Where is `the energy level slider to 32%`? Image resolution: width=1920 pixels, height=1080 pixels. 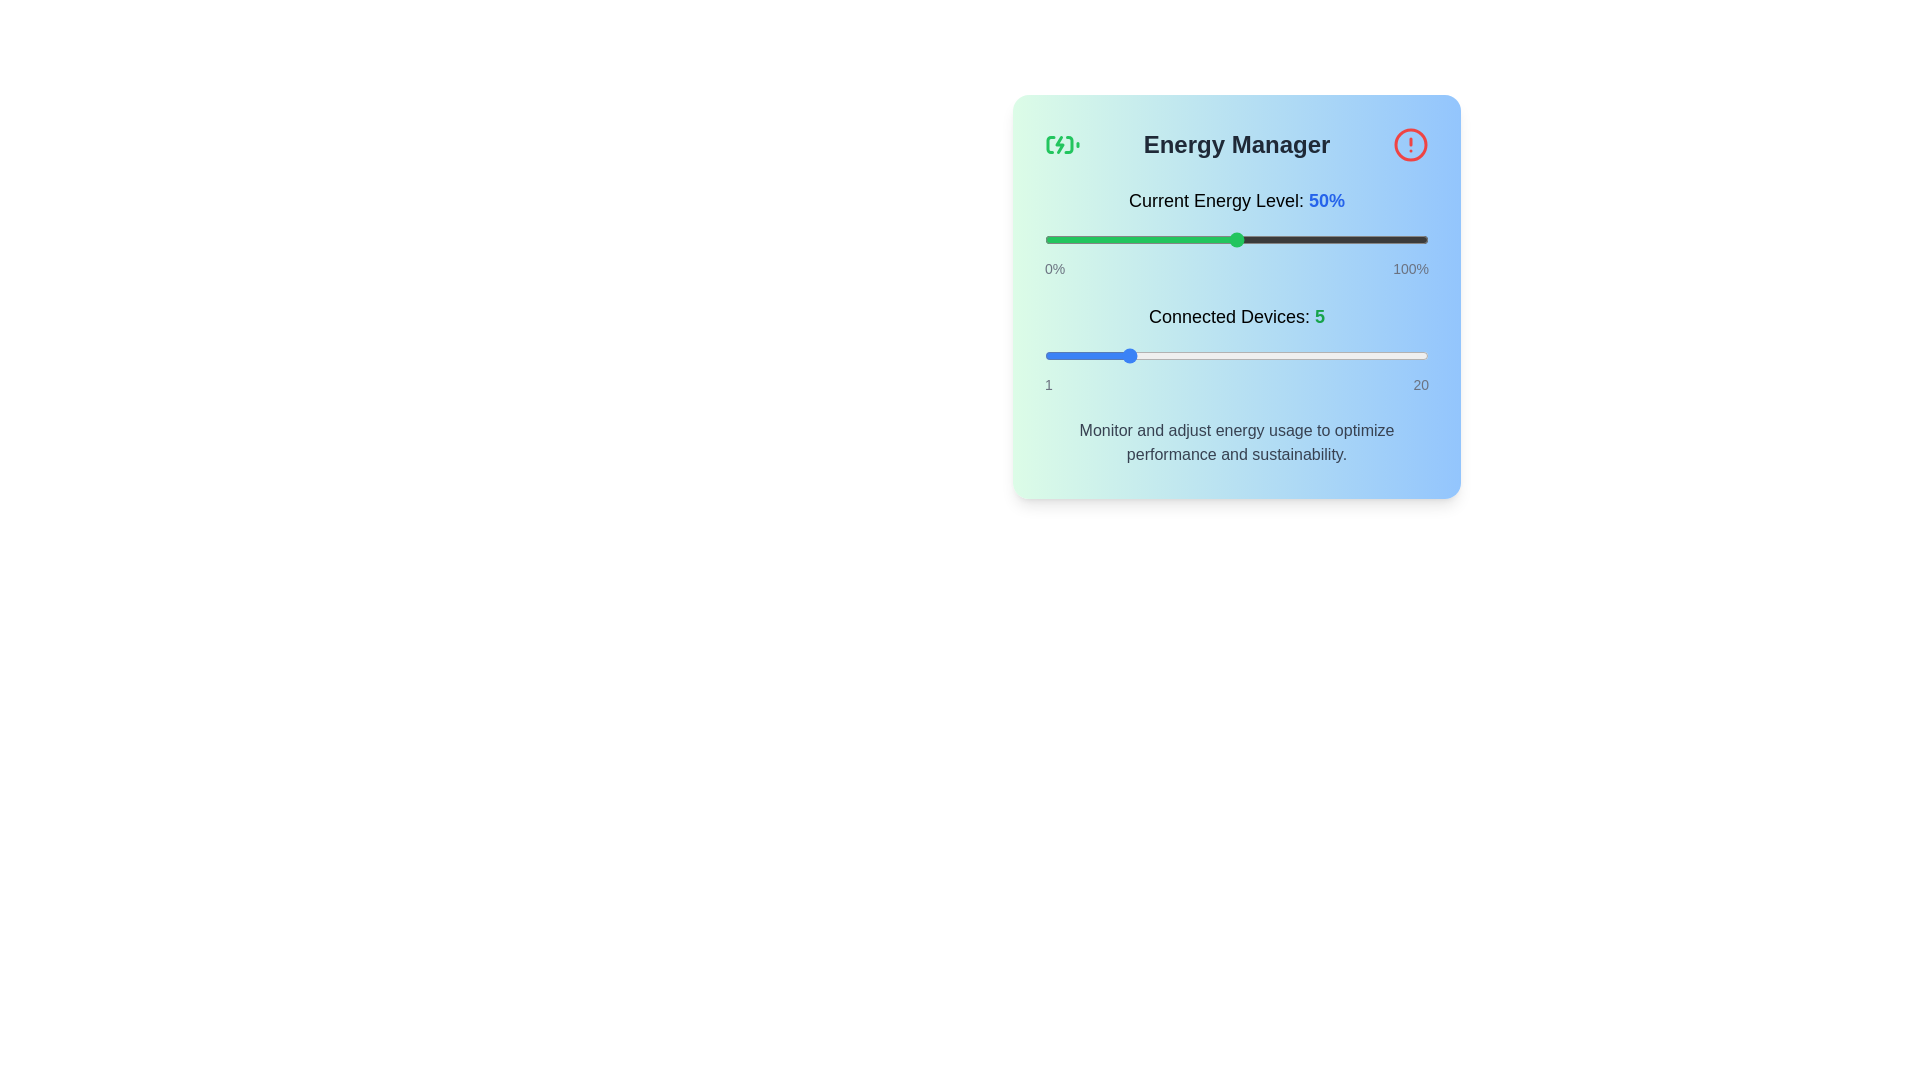
the energy level slider to 32% is located at coordinates (1167, 238).